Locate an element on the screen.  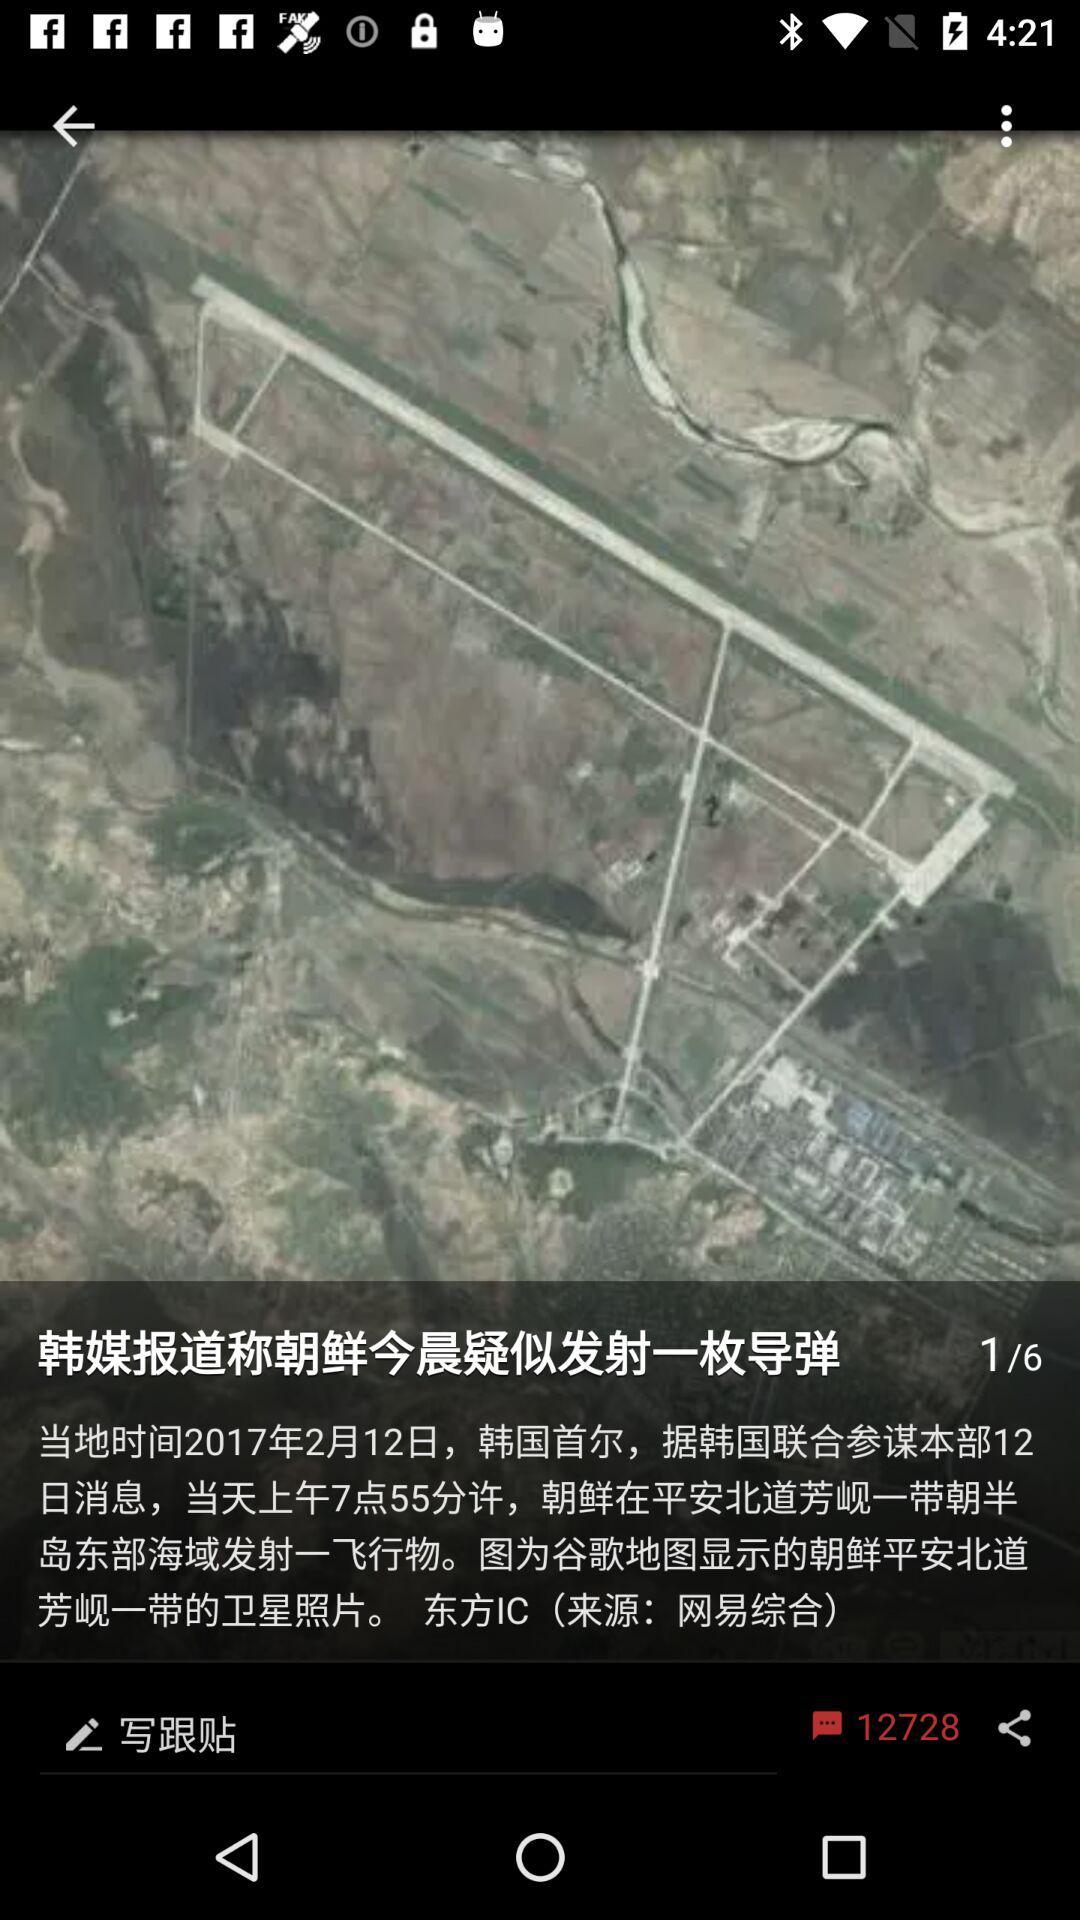
the icon below the 1 item is located at coordinates (540, 1527).